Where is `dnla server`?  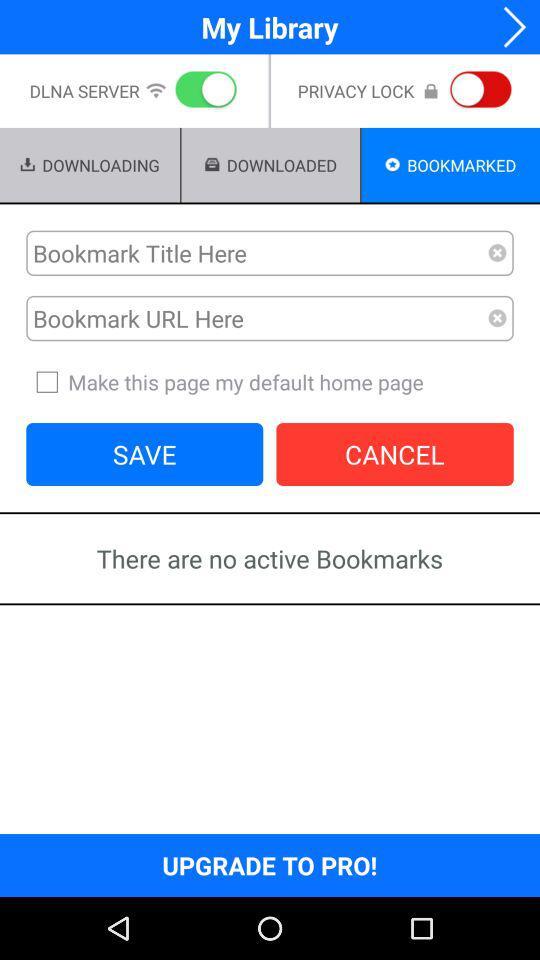 dnla server is located at coordinates (202, 91).